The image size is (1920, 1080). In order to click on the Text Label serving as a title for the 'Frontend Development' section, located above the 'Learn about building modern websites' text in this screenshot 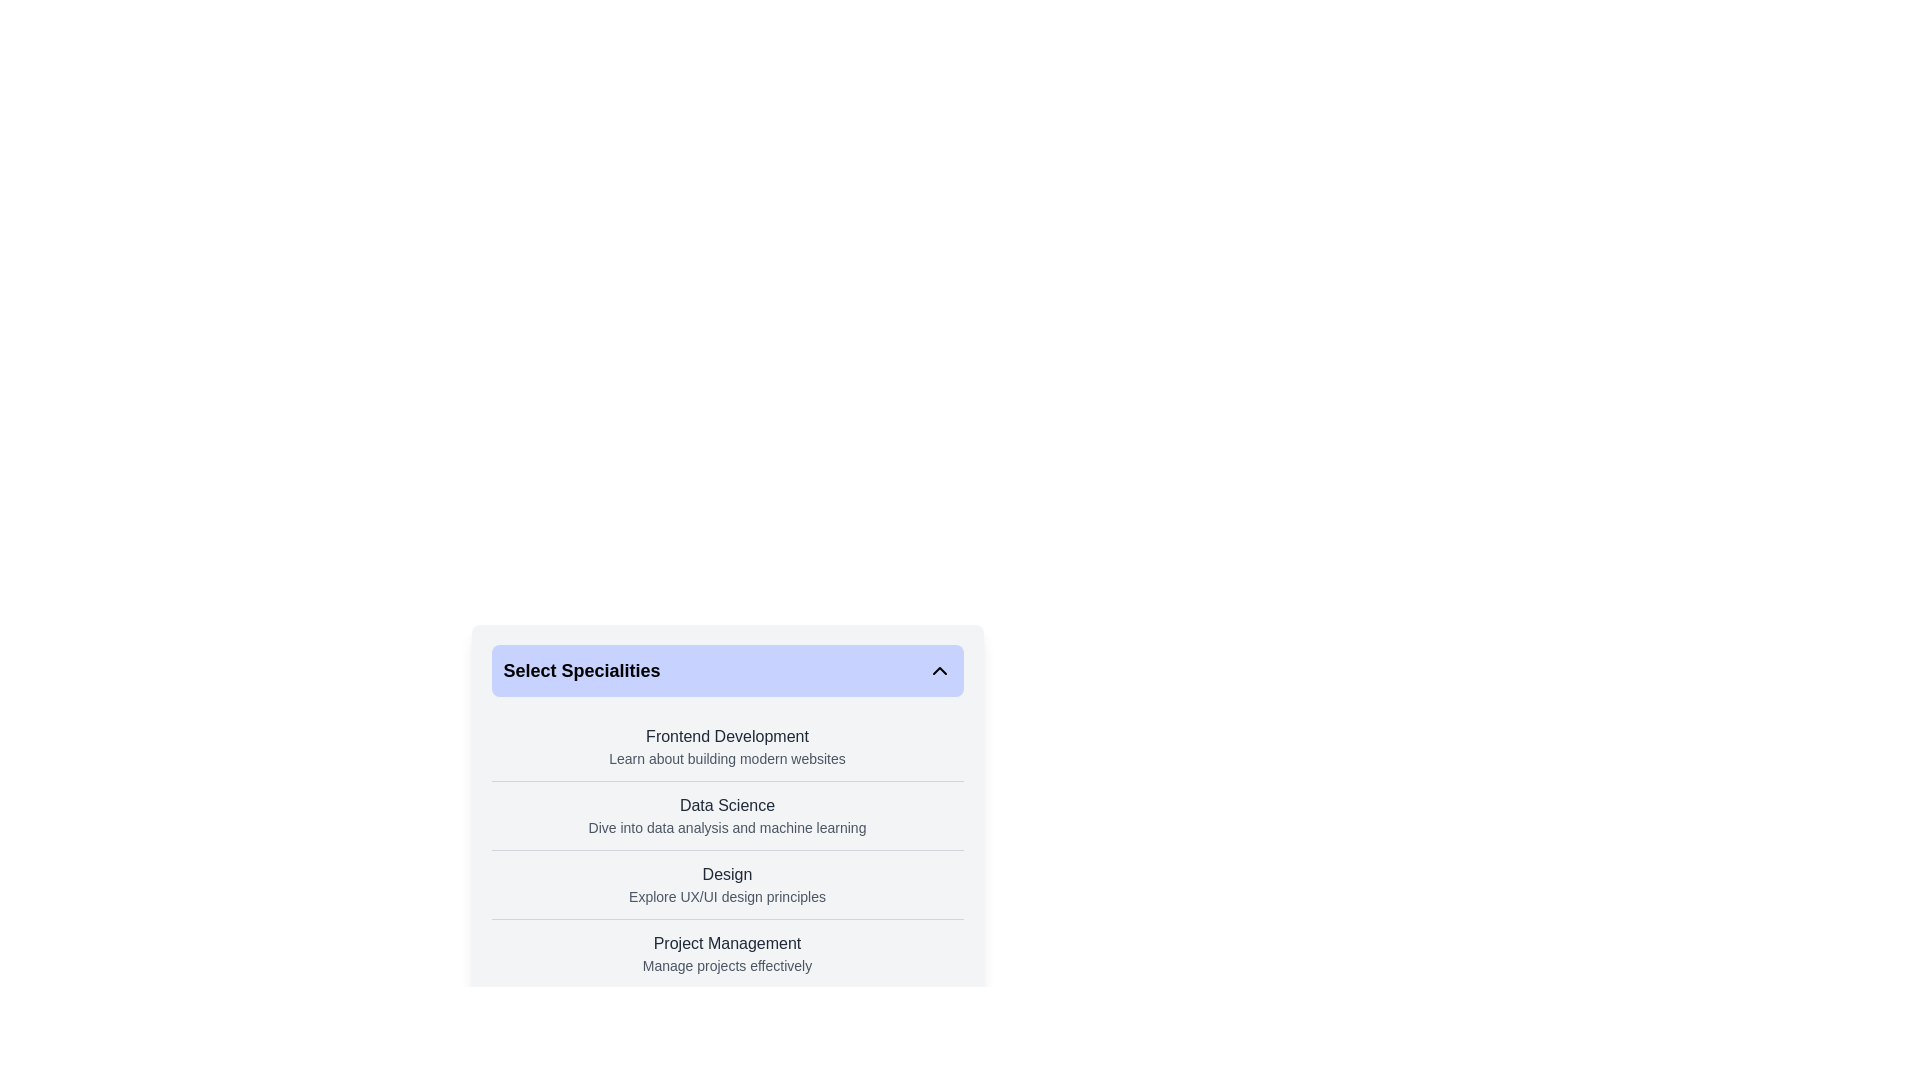, I will do `click(726, 736)`.